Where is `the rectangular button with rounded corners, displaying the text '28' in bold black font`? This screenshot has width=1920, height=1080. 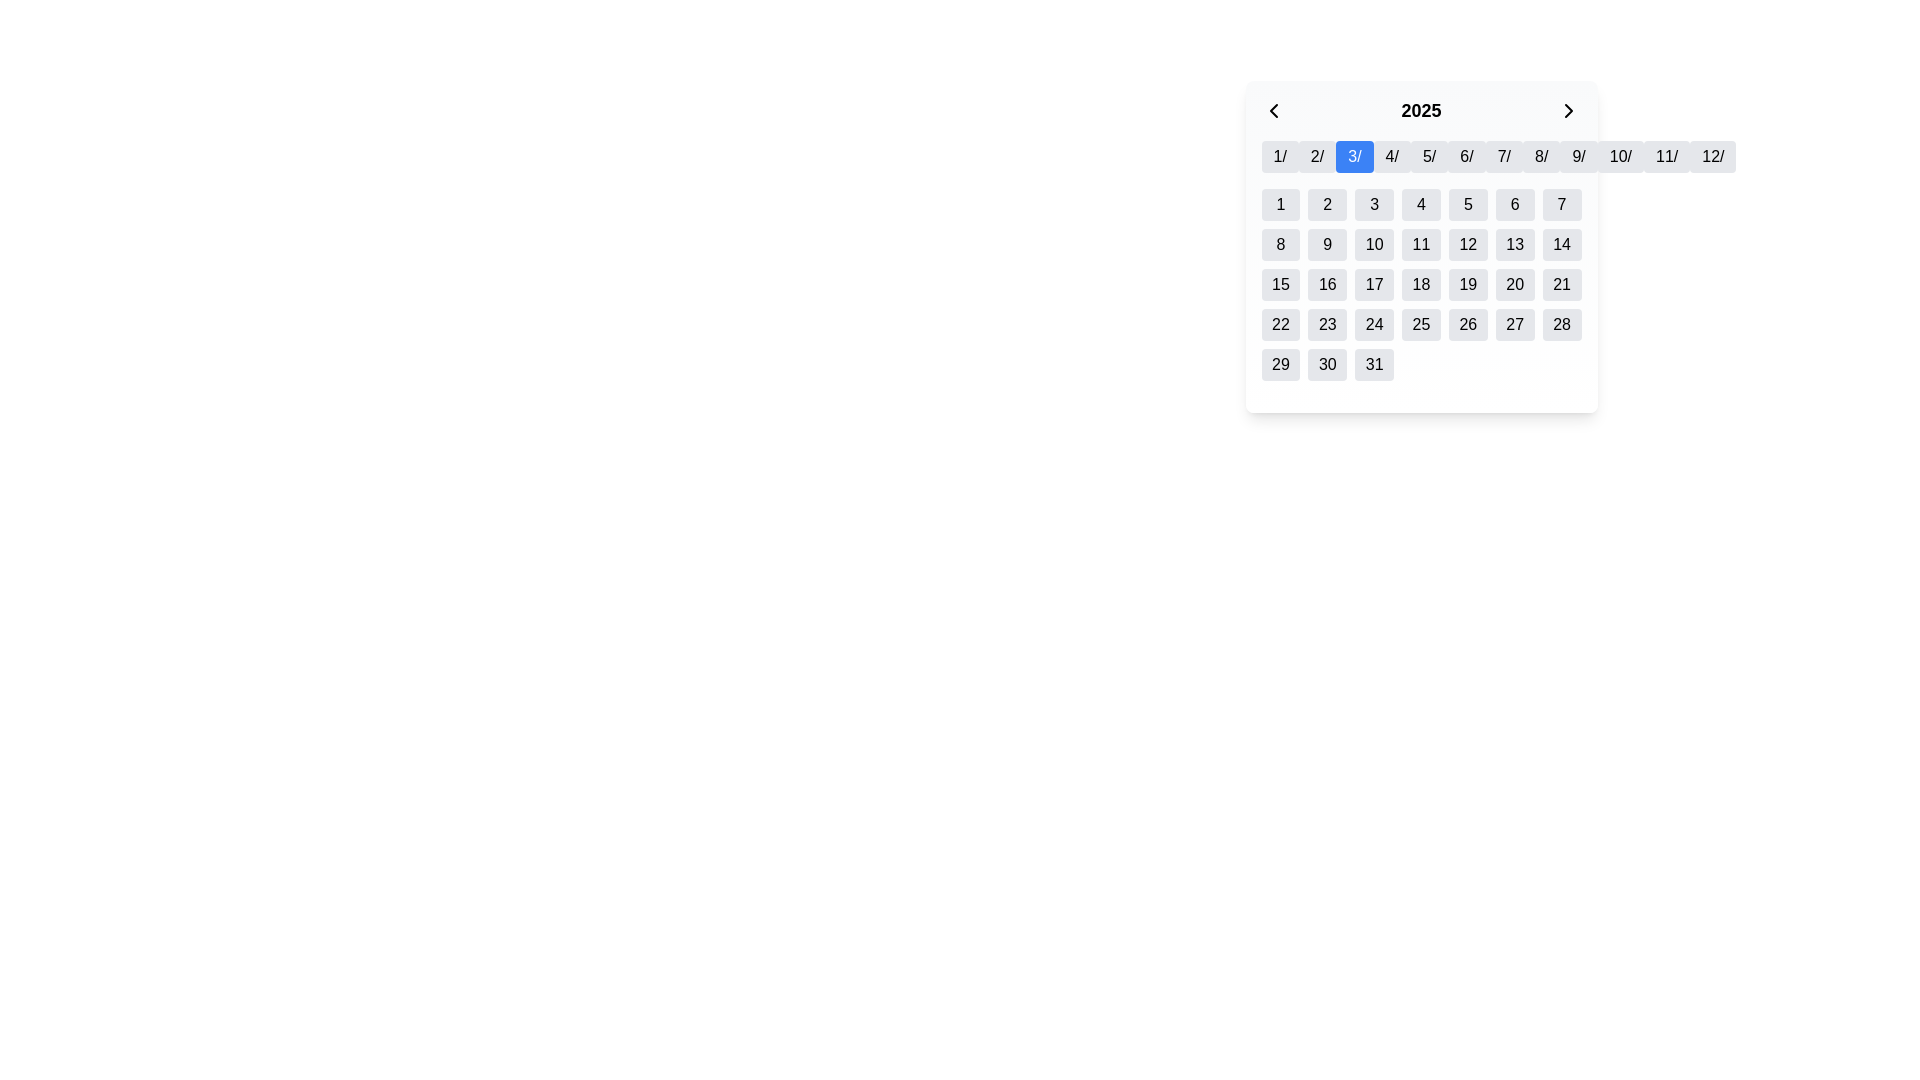 the rectangular button with rounded corners, displaying the text '28' in bold black font is located at coordinates (1561, 323).